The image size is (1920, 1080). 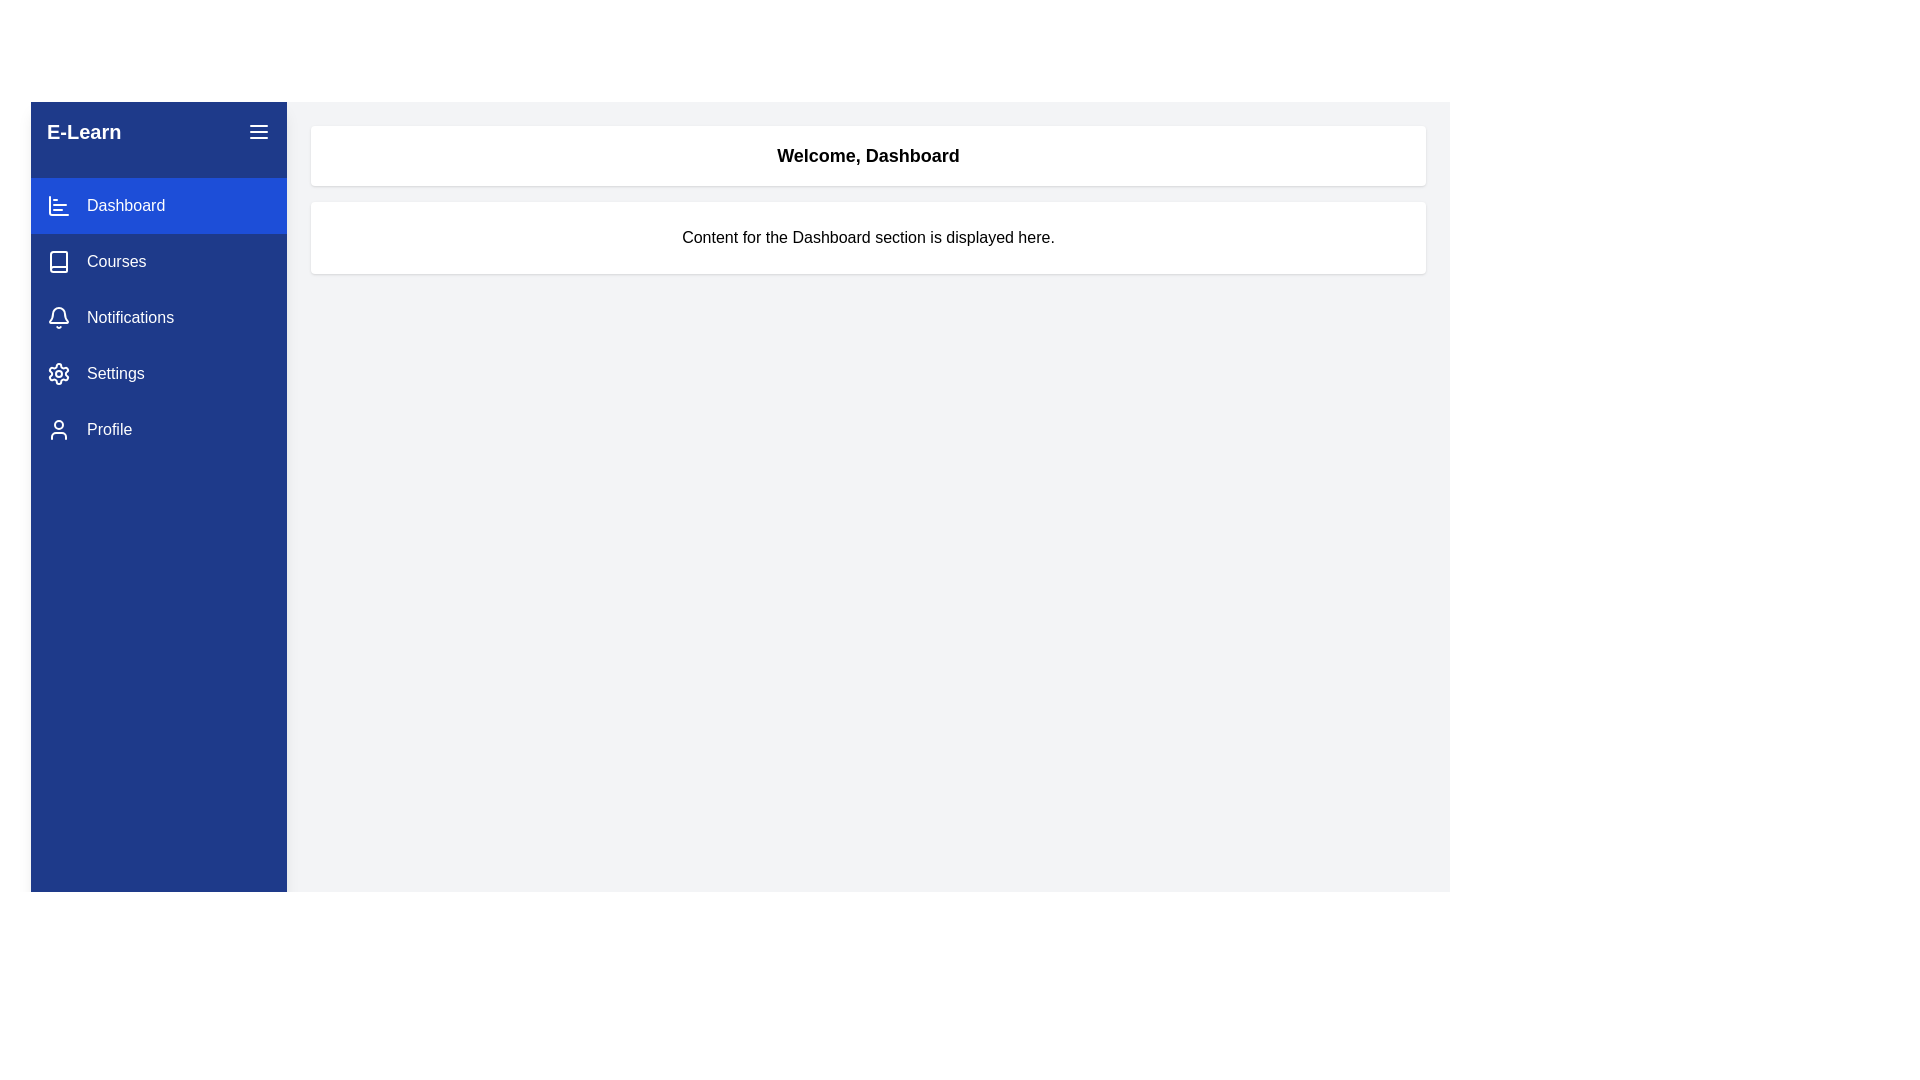 I want to click on the static text block that displays 'Welcome, Dashboard.' It is a rectangular area with centered bold text, located at the top of the main content area, so click(x=868, y=154).